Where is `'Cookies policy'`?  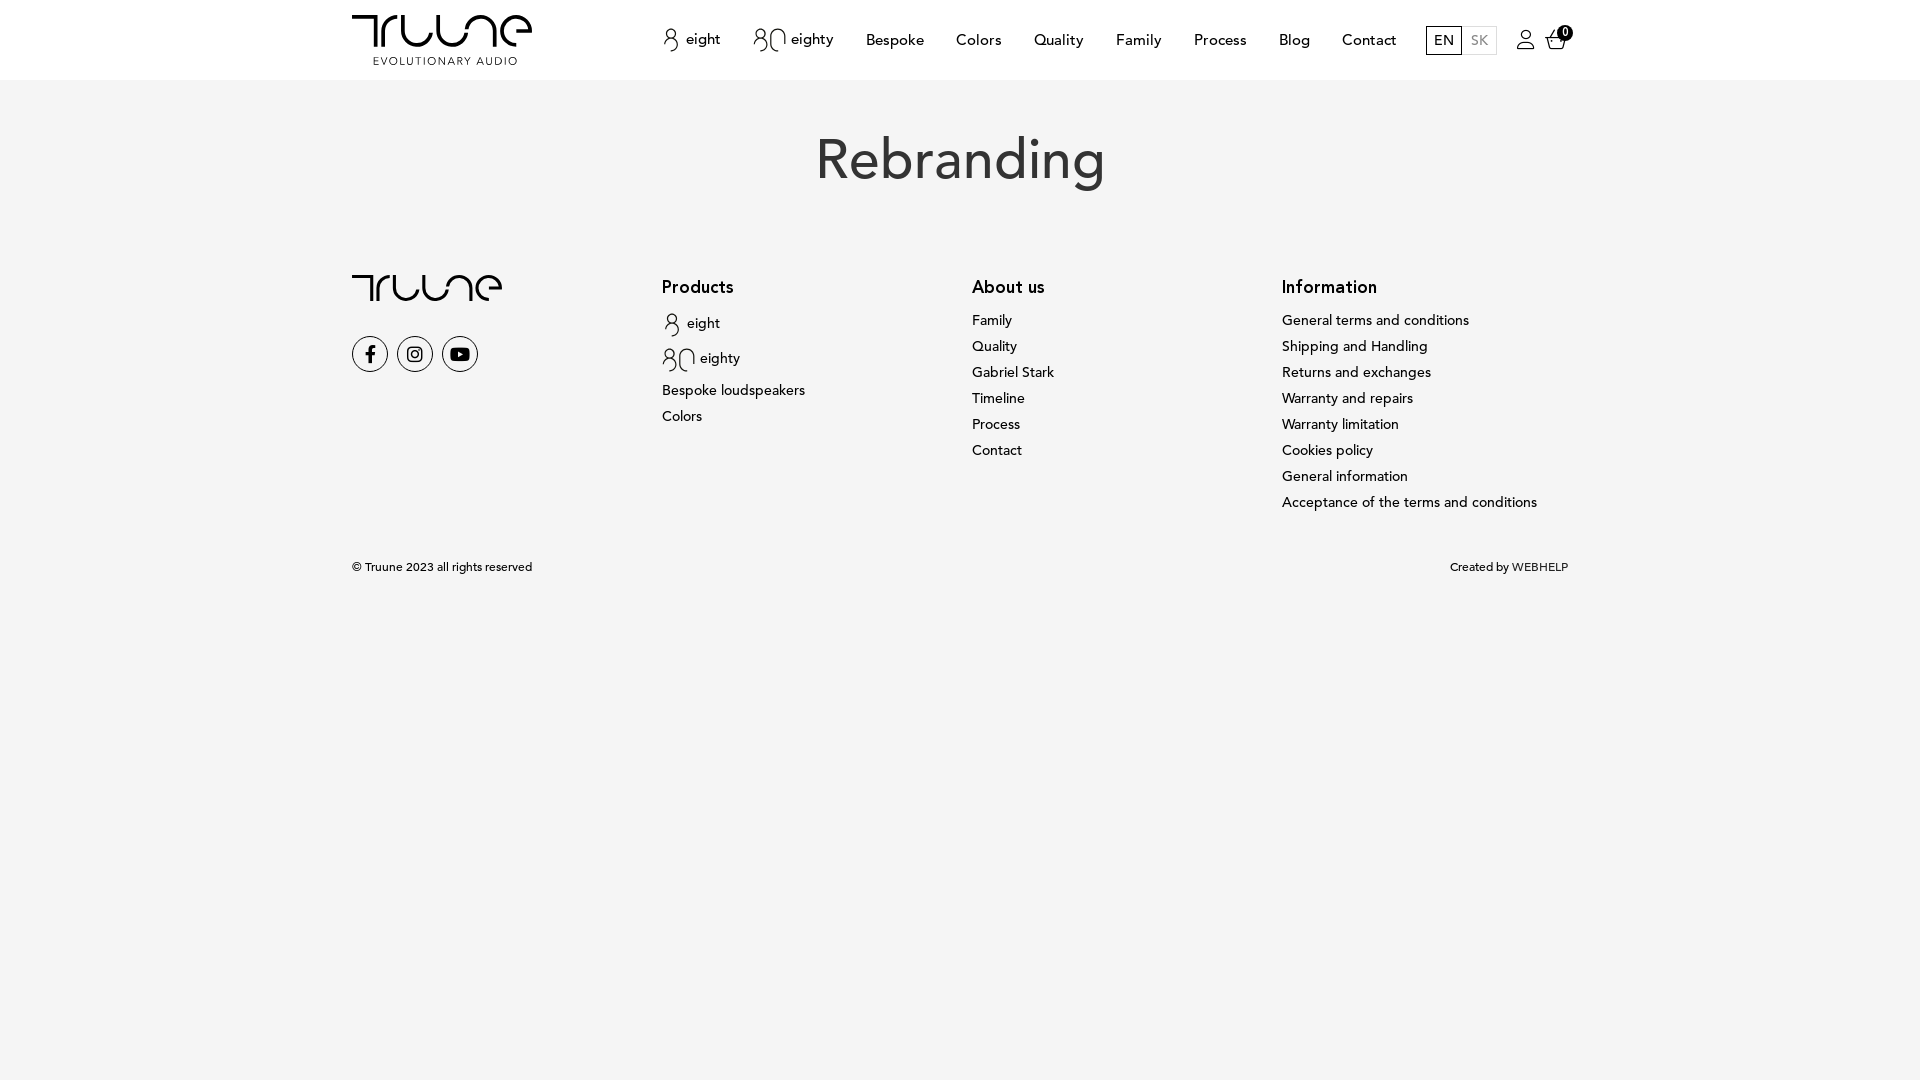
'Cookies policy' is located at coordinates (1327, 450).